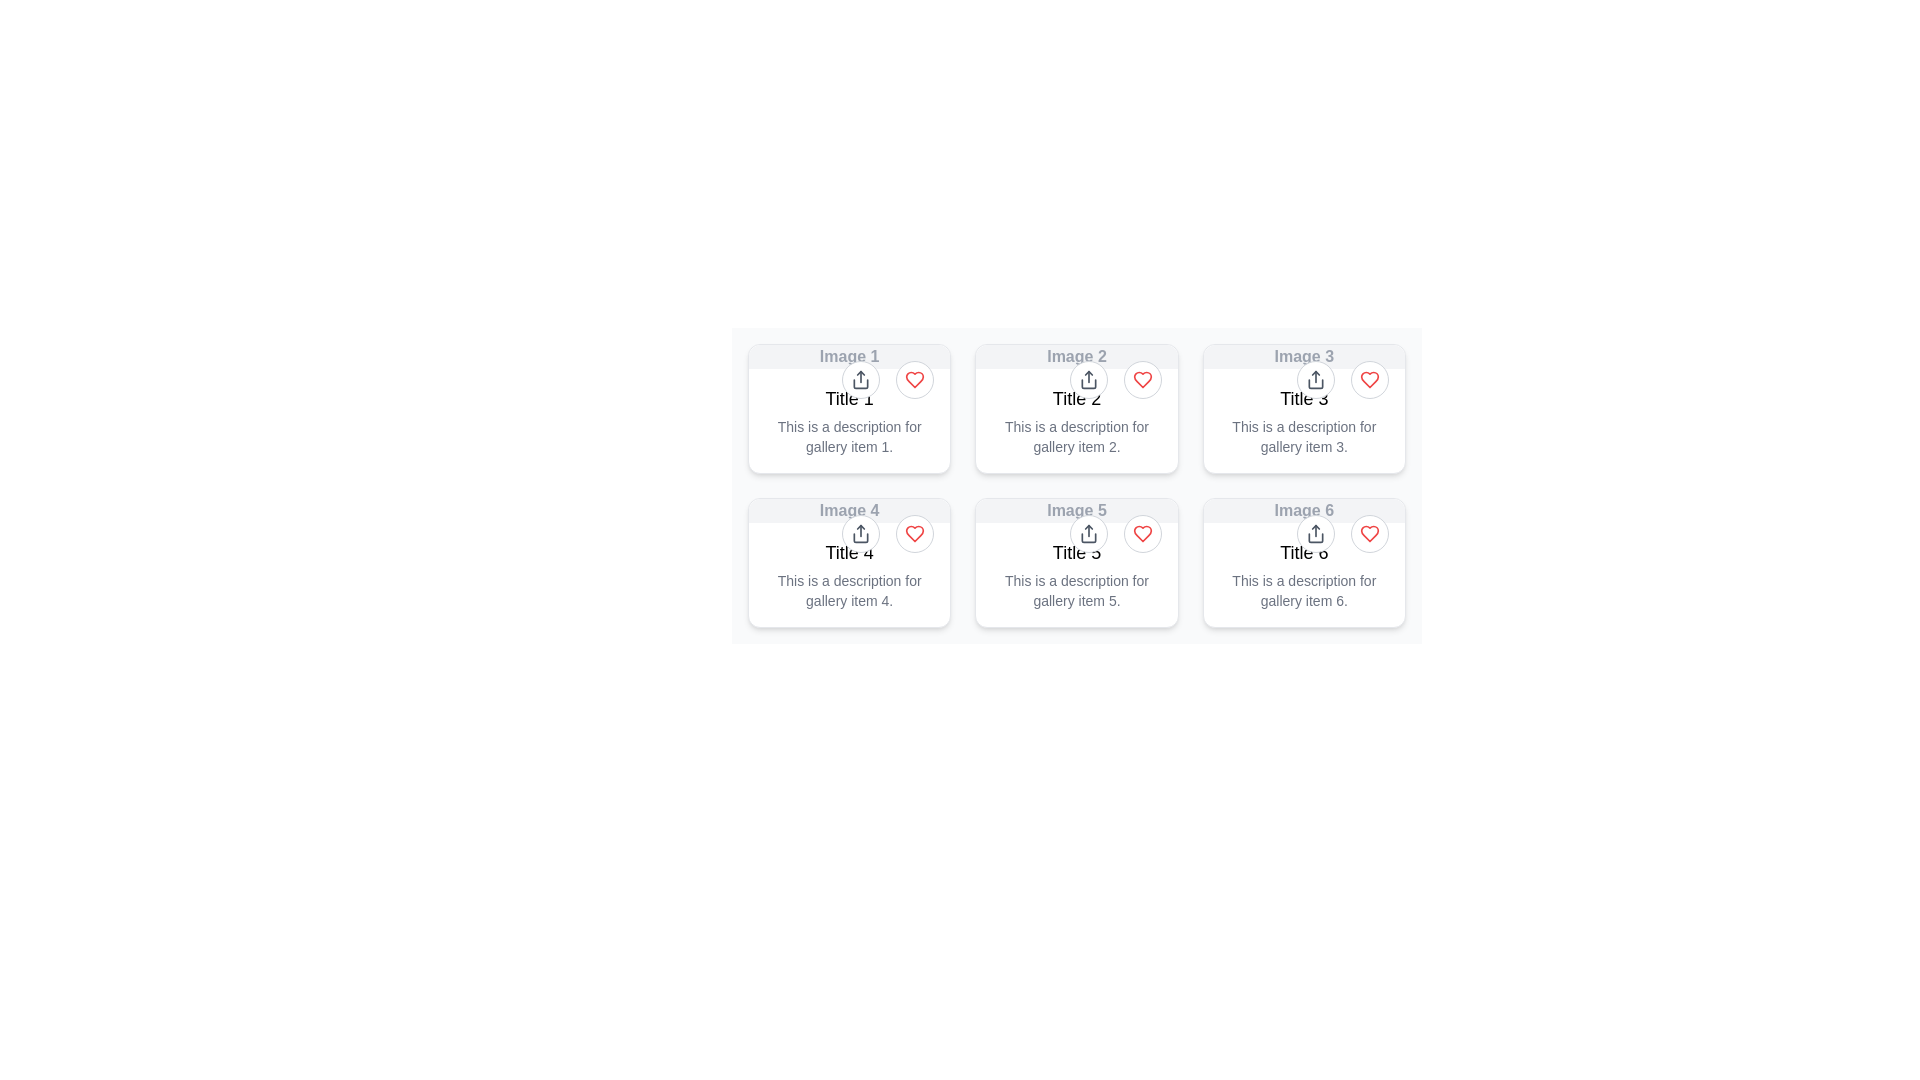 The image size is (1920, 1080). I want to click on the share button located in the upper-right corner of the card labeled 'Title 4' to initiate sharing, so click(887, 532).